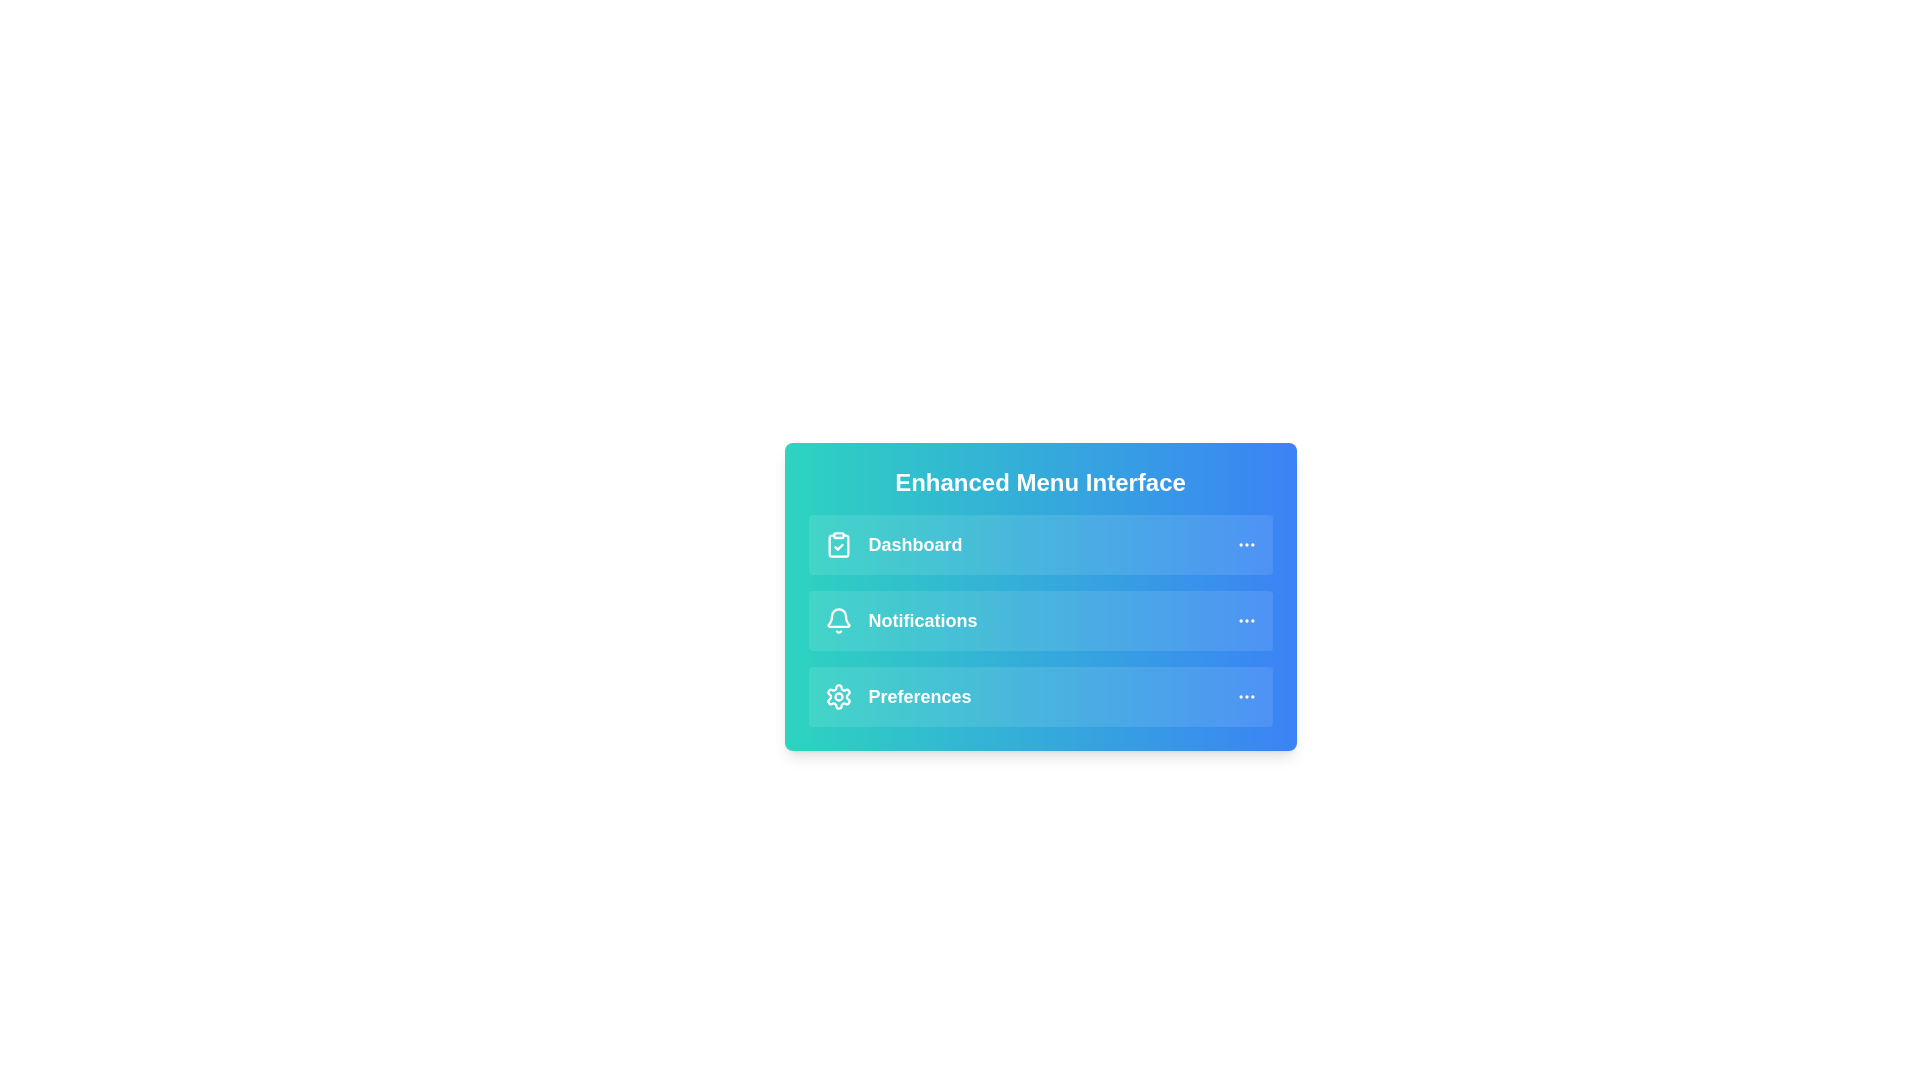 This screenshot has height=1080, width=1920. I want to click on the 'Notifications' button located centrally in the vertical stack of sections between 'Dashboard' and 'Preferences', so click(1040, 620).